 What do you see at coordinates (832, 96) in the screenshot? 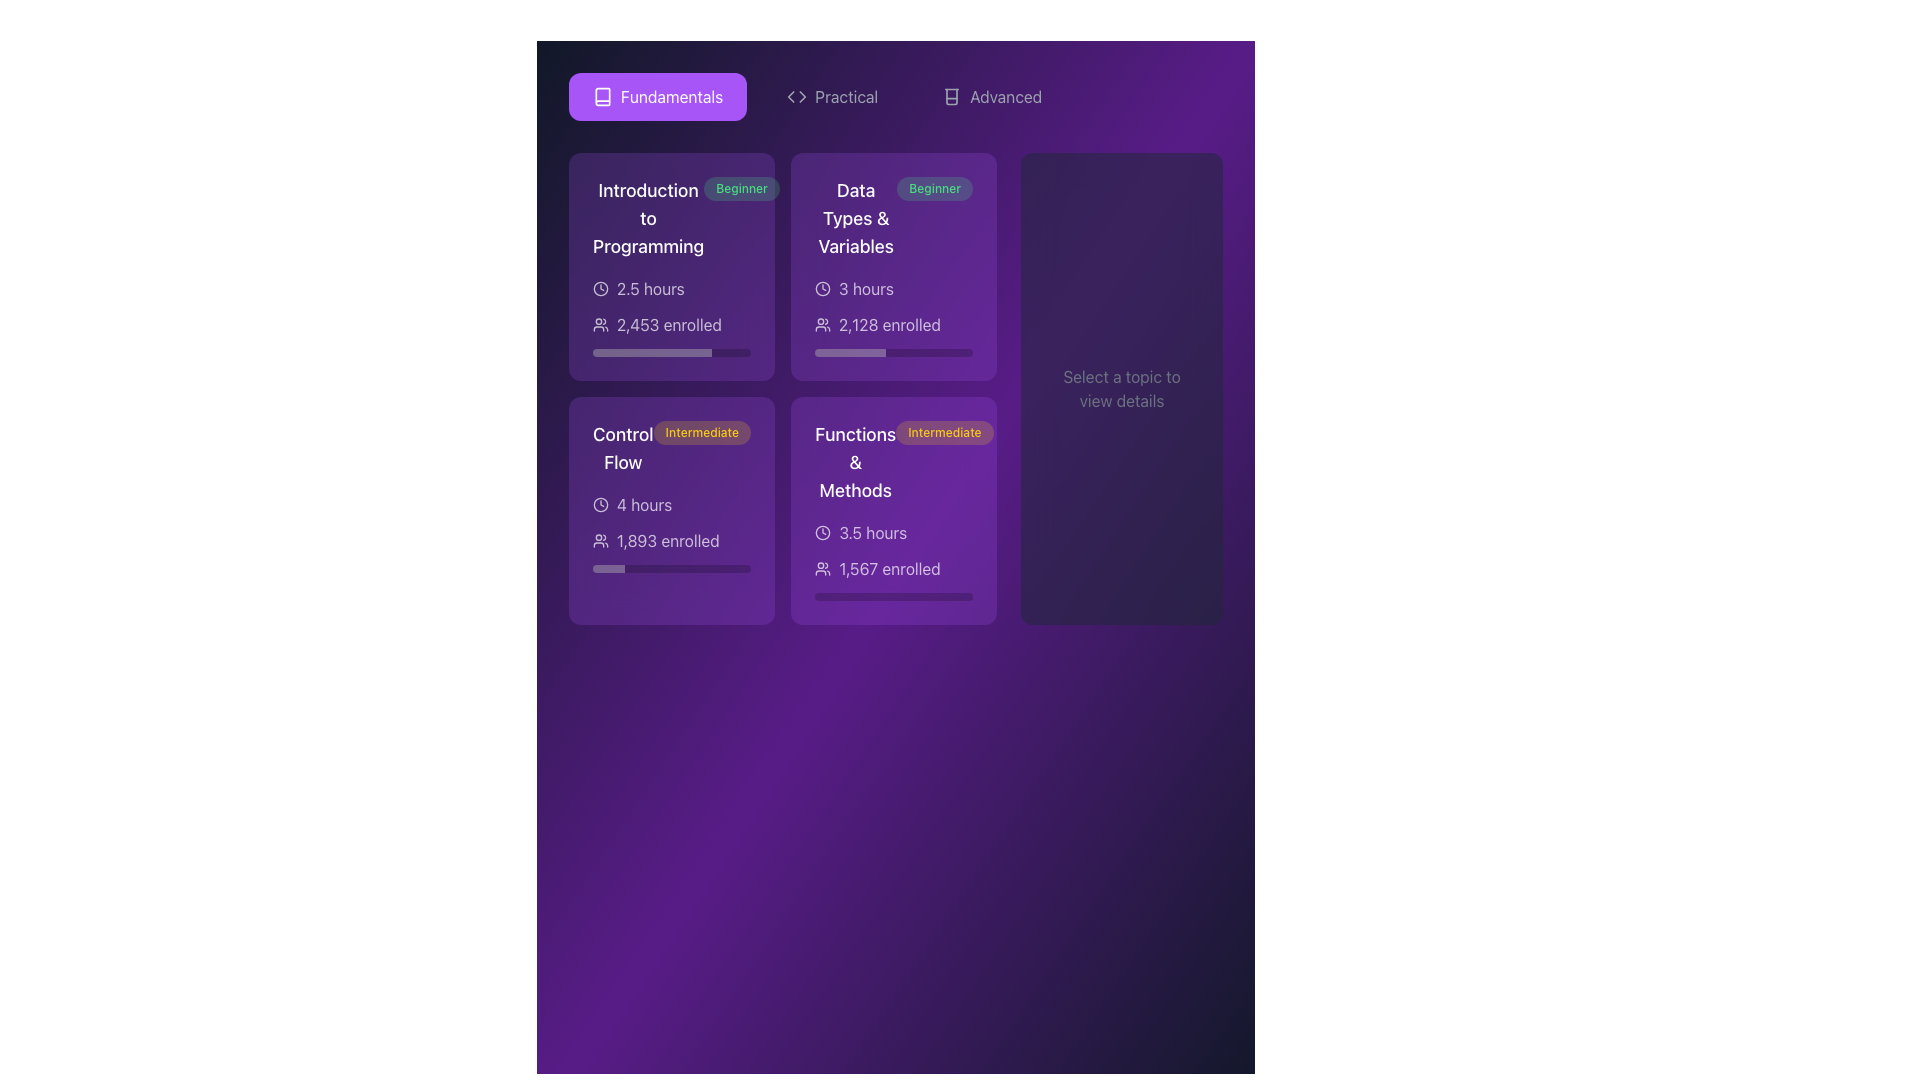
I see `the navigation button for practical exercises, located centrally in the top navigation bar, between the 'Fundamentals' and 'Advanced' buttons` at bounding box center [832, 96].